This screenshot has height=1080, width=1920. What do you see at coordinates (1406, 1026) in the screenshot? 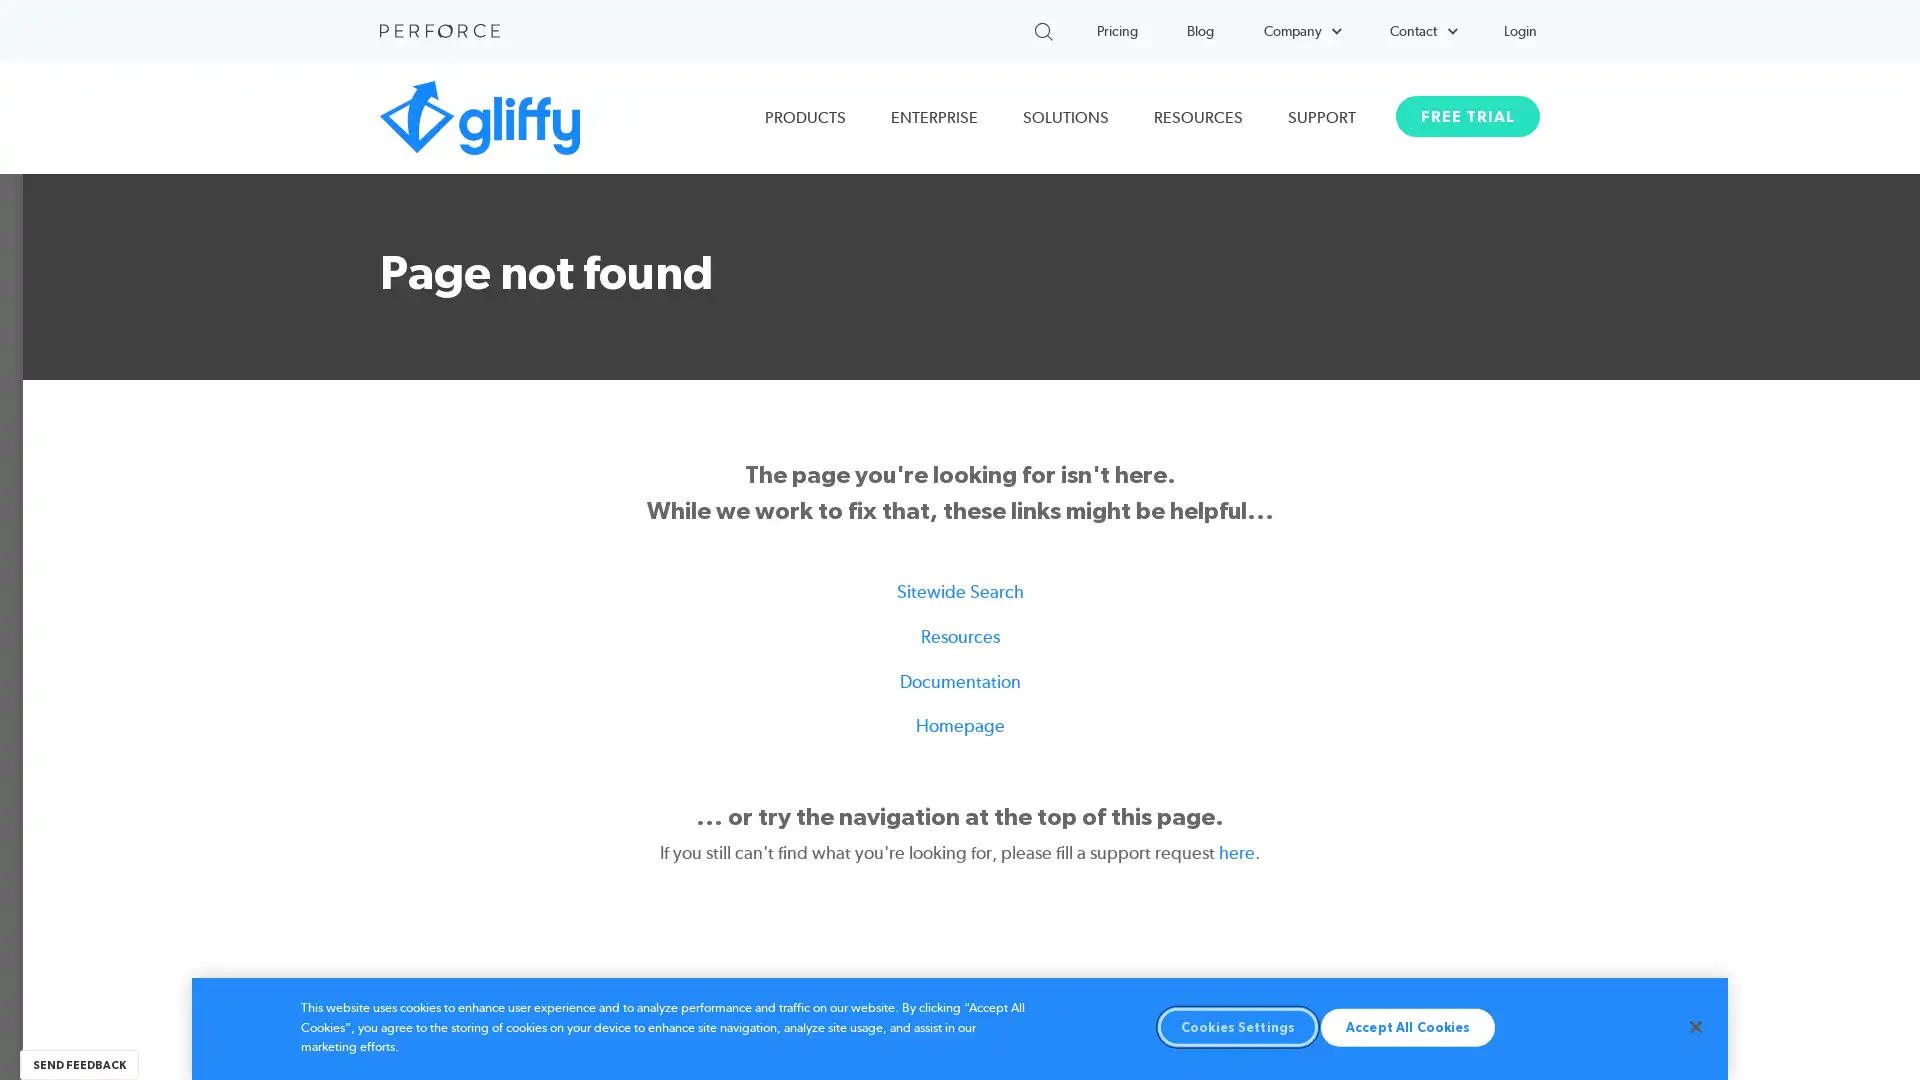
I see `Accept All Cookies` at bounding box center [1406, 1026].